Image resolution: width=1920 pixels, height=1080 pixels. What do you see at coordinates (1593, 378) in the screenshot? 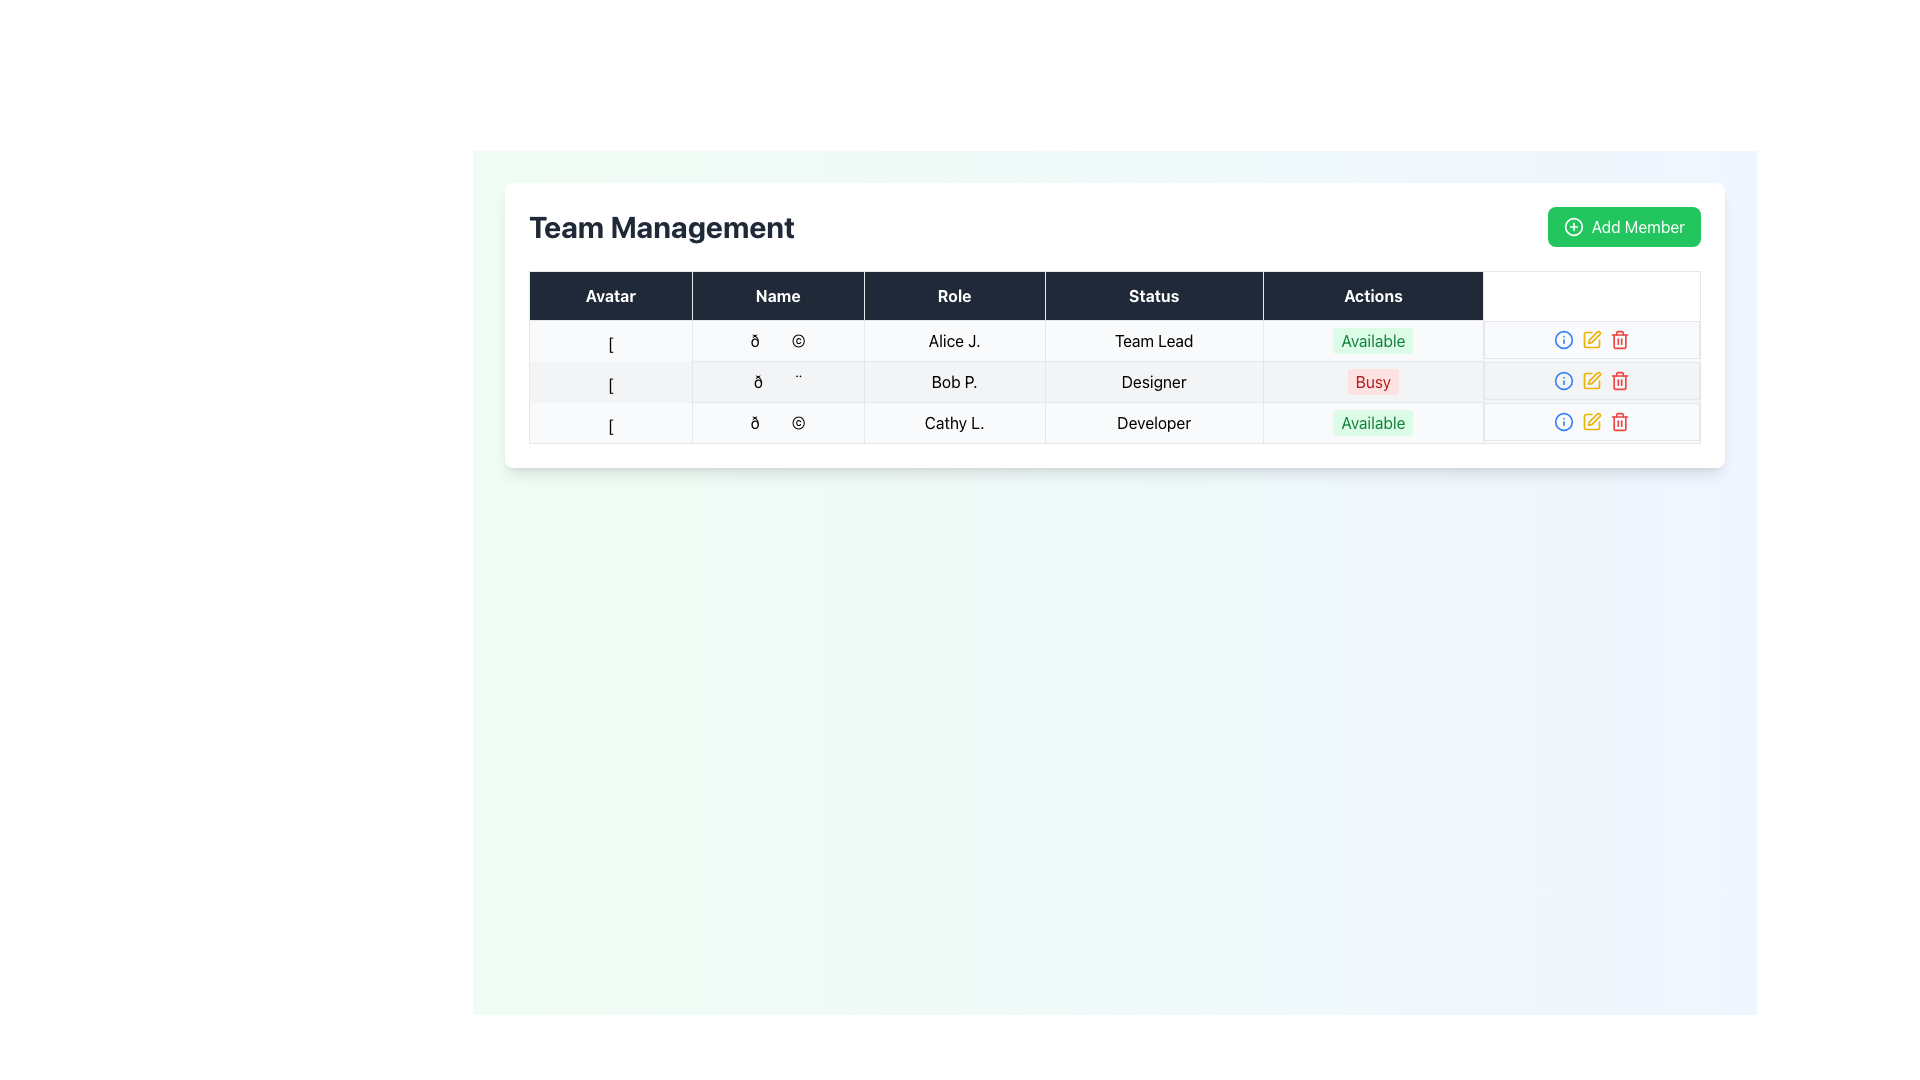
I see `the pen icon button in the 'Actions' column for the row associated with 'Bob P.'` at bounding box center [1593, 378].